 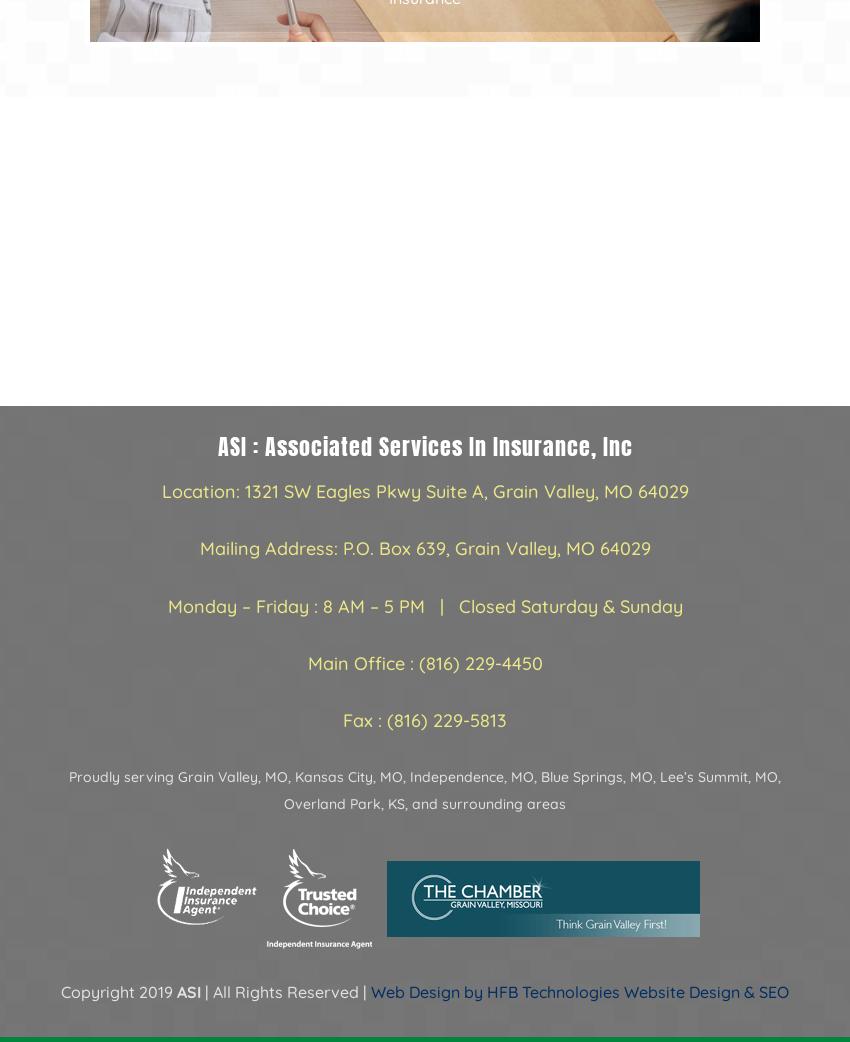 I want to click on 'Proudly serving Grain Valley, MO, Kansas City, MO, Independence, MO, Blue Springs, MO, Lee’s Summit, MO, Overland Park, KS, and surrounding areas', so click(x=425, y=790).